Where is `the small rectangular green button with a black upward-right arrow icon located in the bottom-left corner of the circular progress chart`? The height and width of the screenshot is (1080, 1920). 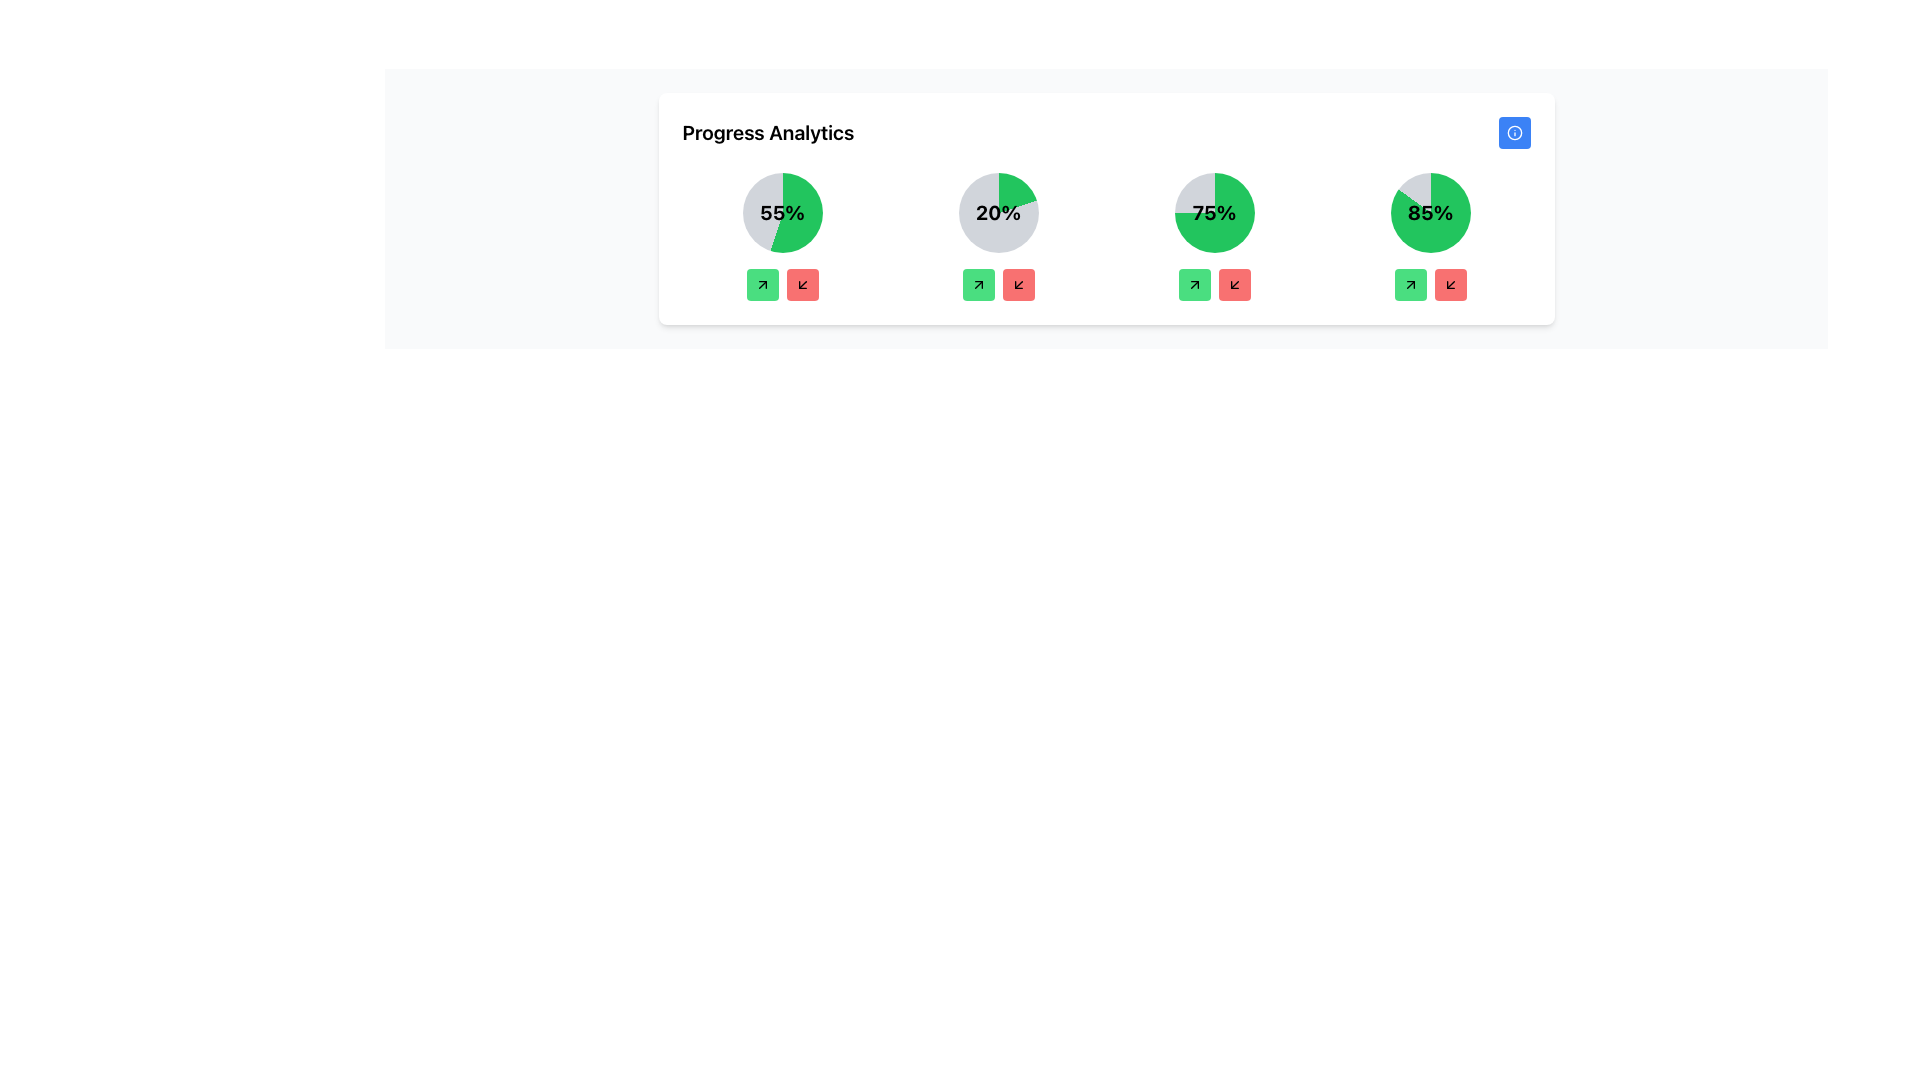 the small rectangular green button with a black upward-right arrow icon located in the bottom-left corner of the circular progress chart is located at coordinates (1409, 285).